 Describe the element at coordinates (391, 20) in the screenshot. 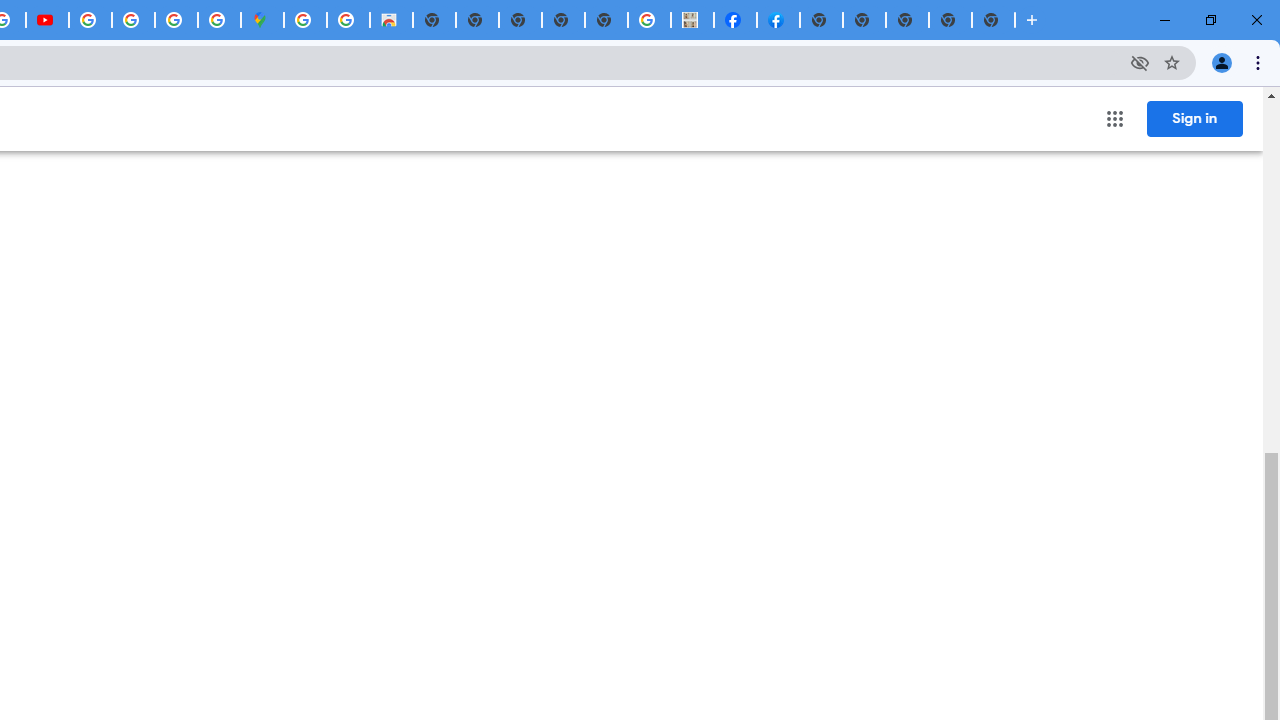

I see `'Chrome Web Store - Shopping'` at that location.